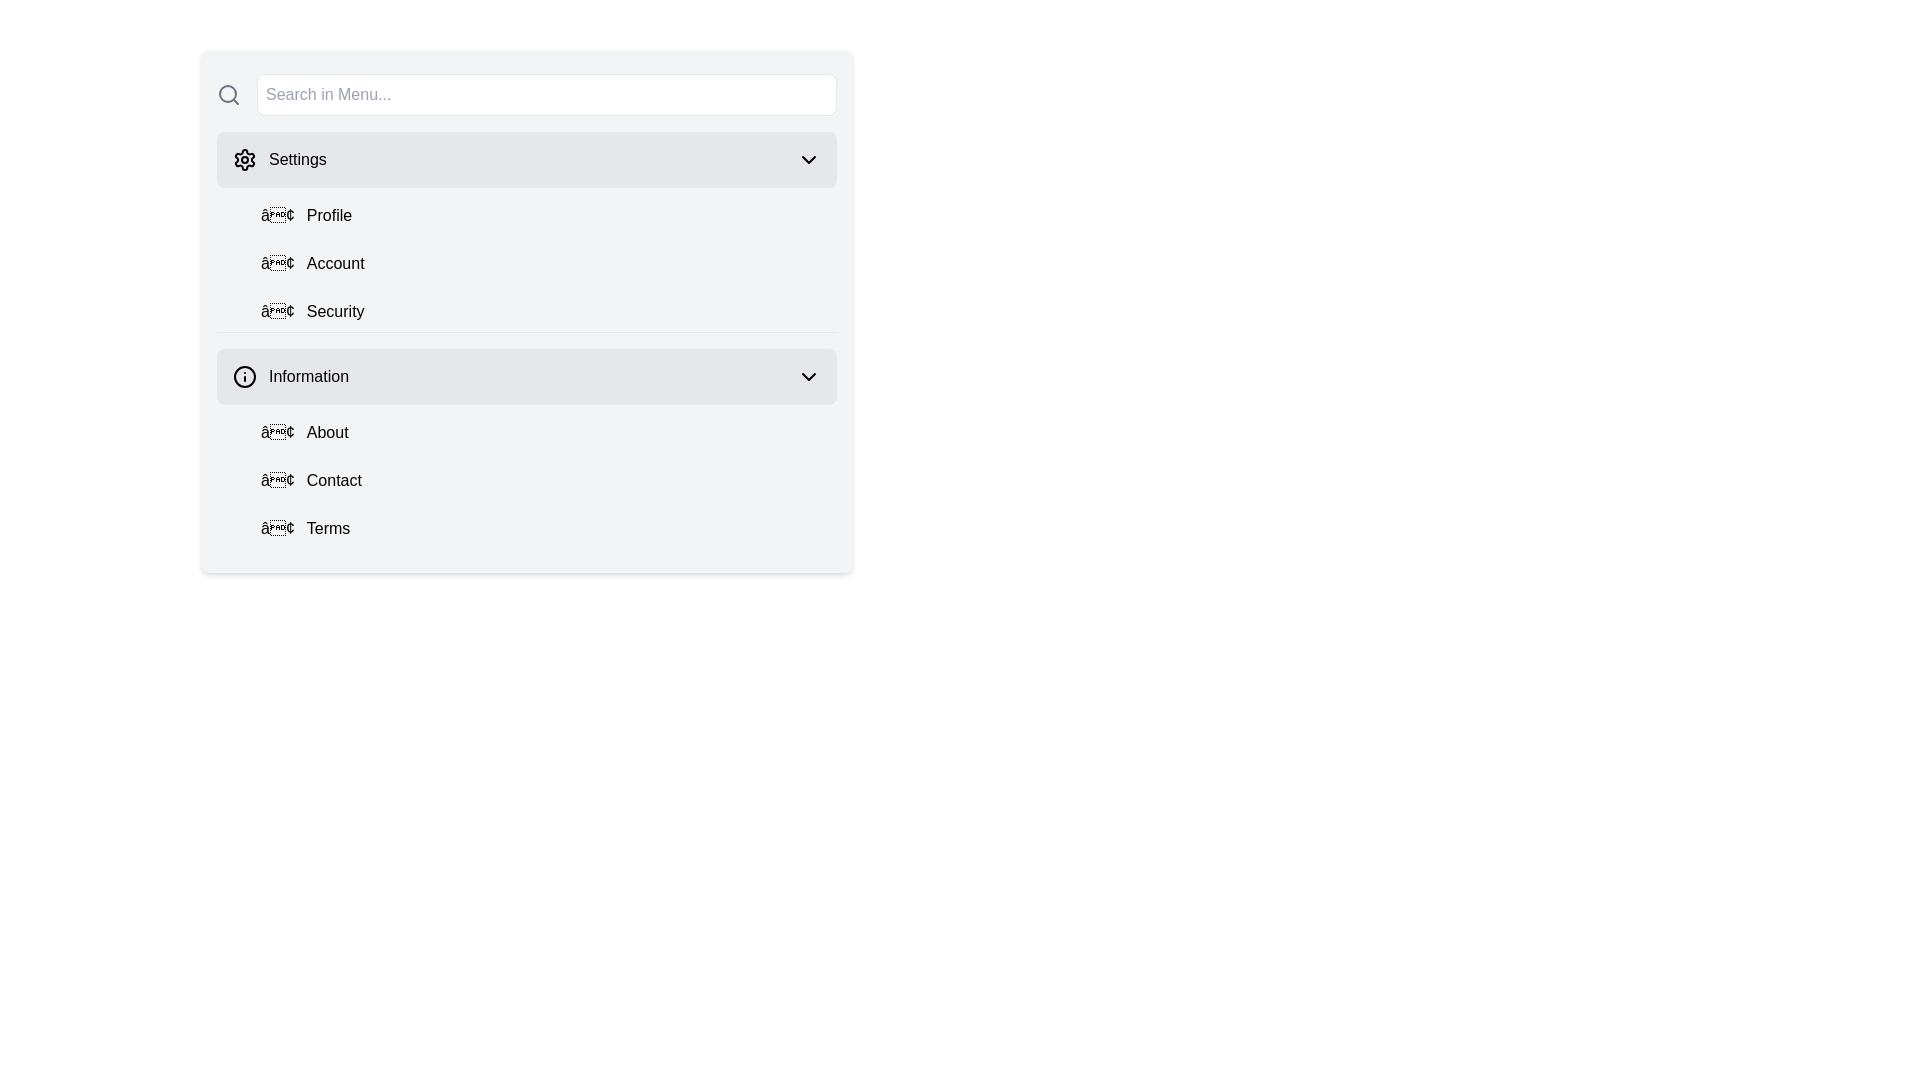 The width and height of the screenshot is (1920, 1080). Describe the element at coordinates (527, 262) in the screenshot. I see `an entry in the Navigation List located beneath the 'Settings' section` at that location.